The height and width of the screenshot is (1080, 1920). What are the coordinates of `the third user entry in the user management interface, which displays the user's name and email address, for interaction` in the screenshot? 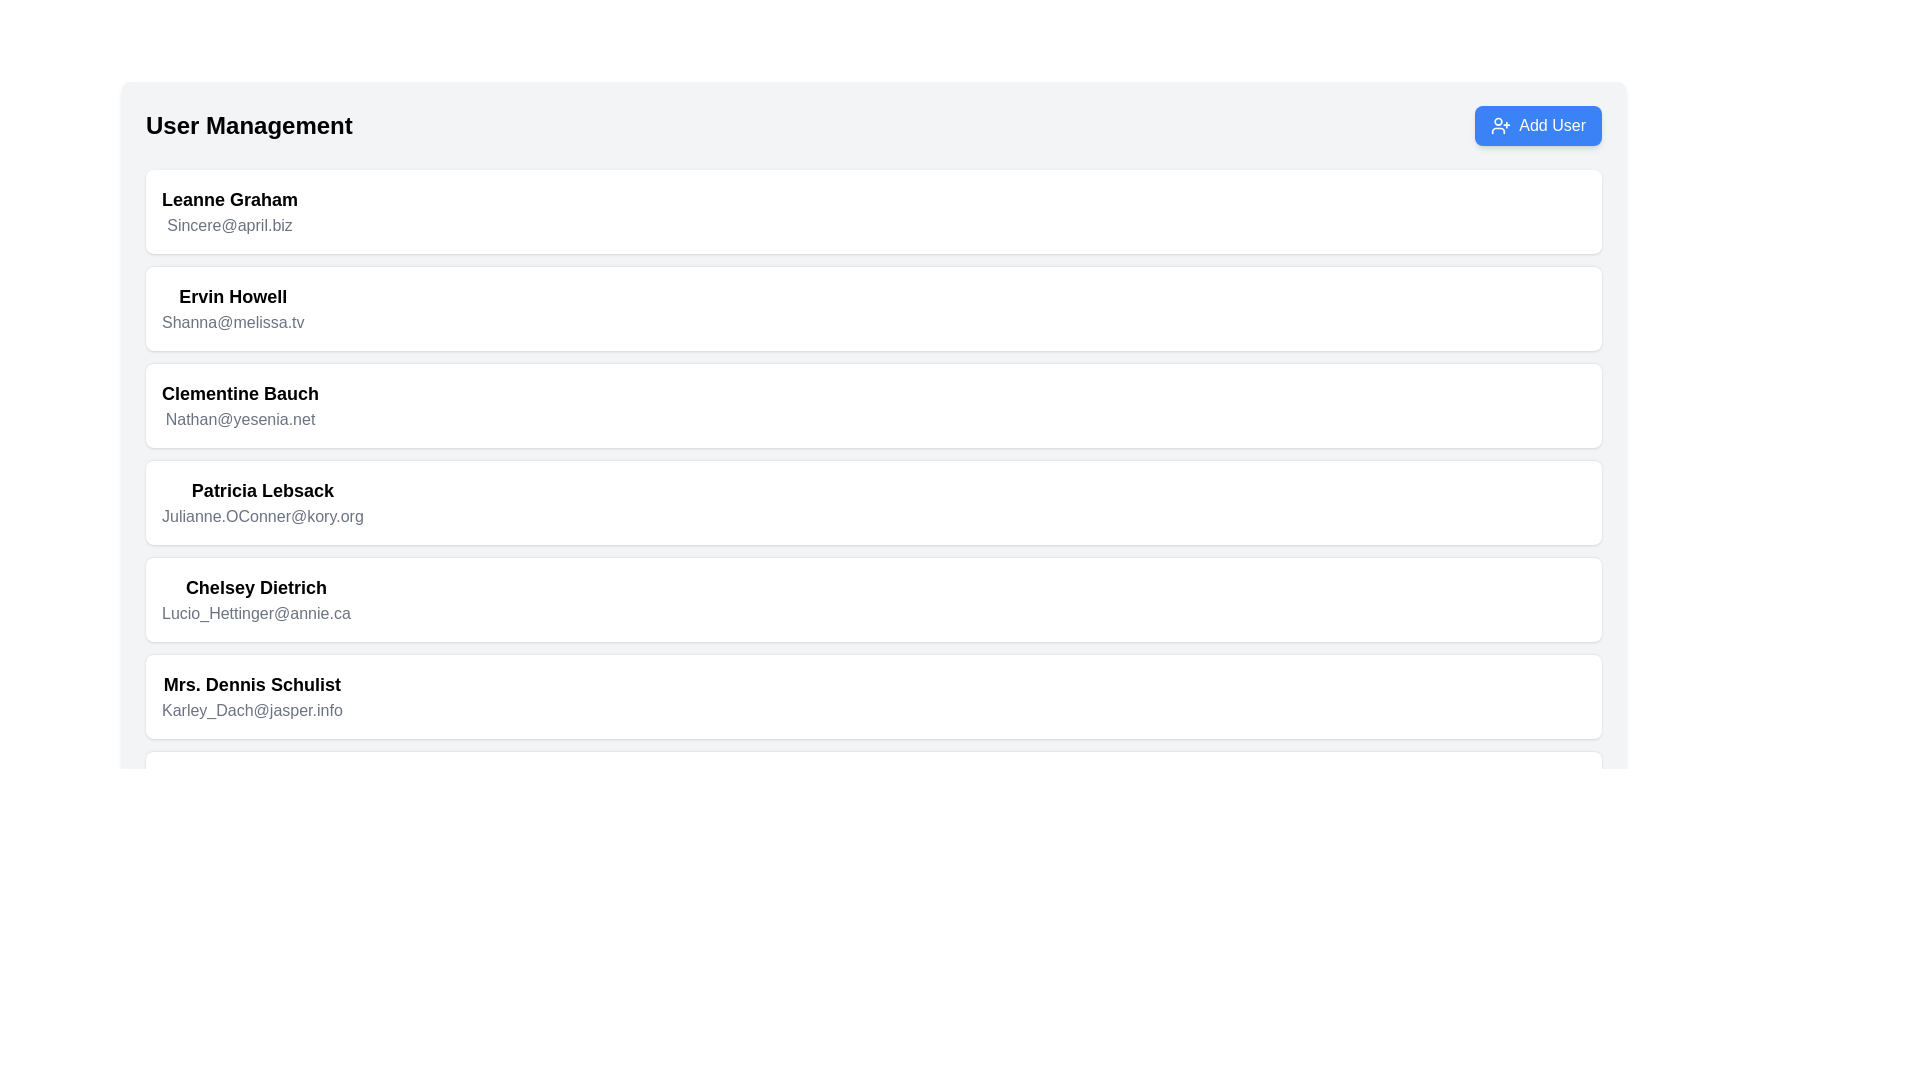 It's located at (240, 405).